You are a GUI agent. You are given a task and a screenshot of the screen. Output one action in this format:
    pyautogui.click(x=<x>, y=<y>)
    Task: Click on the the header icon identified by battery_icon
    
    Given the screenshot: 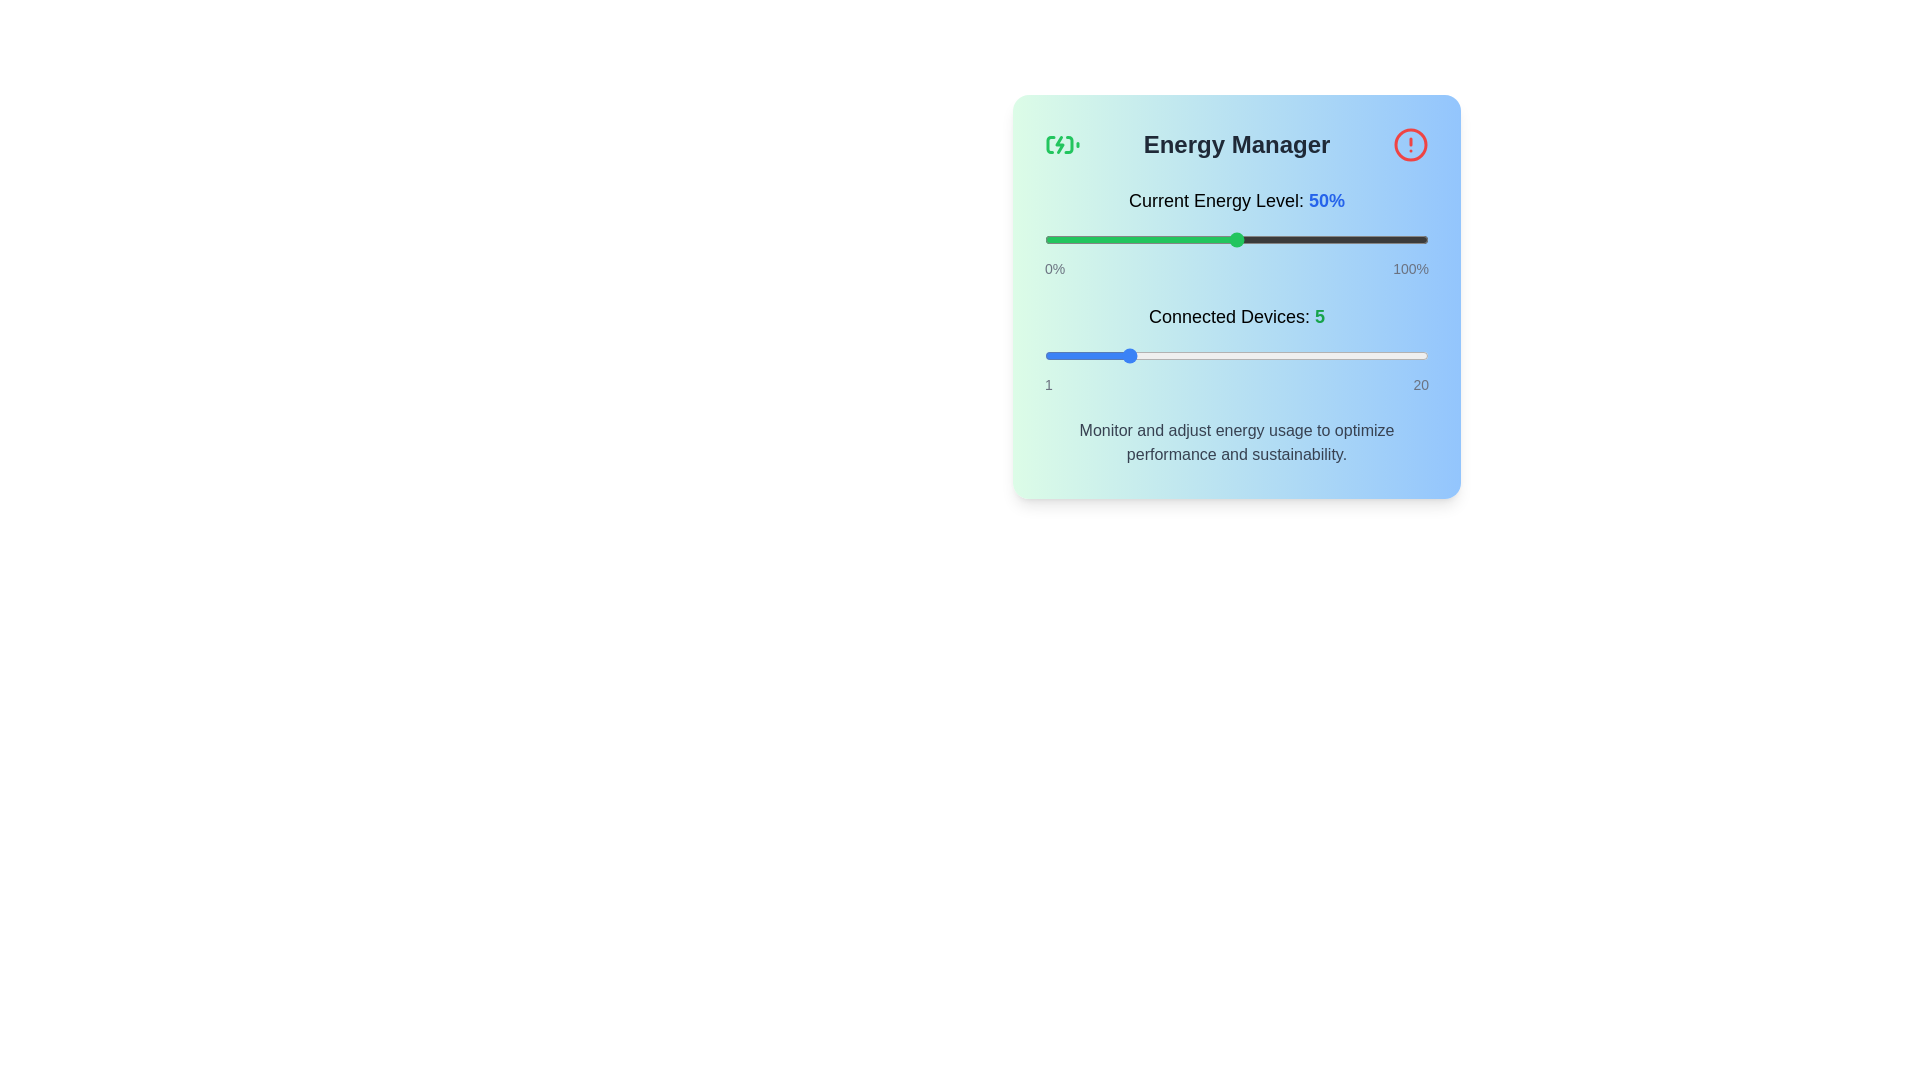 What is the action you would take?
    pyautogui.click(x=1061, y=144)
    